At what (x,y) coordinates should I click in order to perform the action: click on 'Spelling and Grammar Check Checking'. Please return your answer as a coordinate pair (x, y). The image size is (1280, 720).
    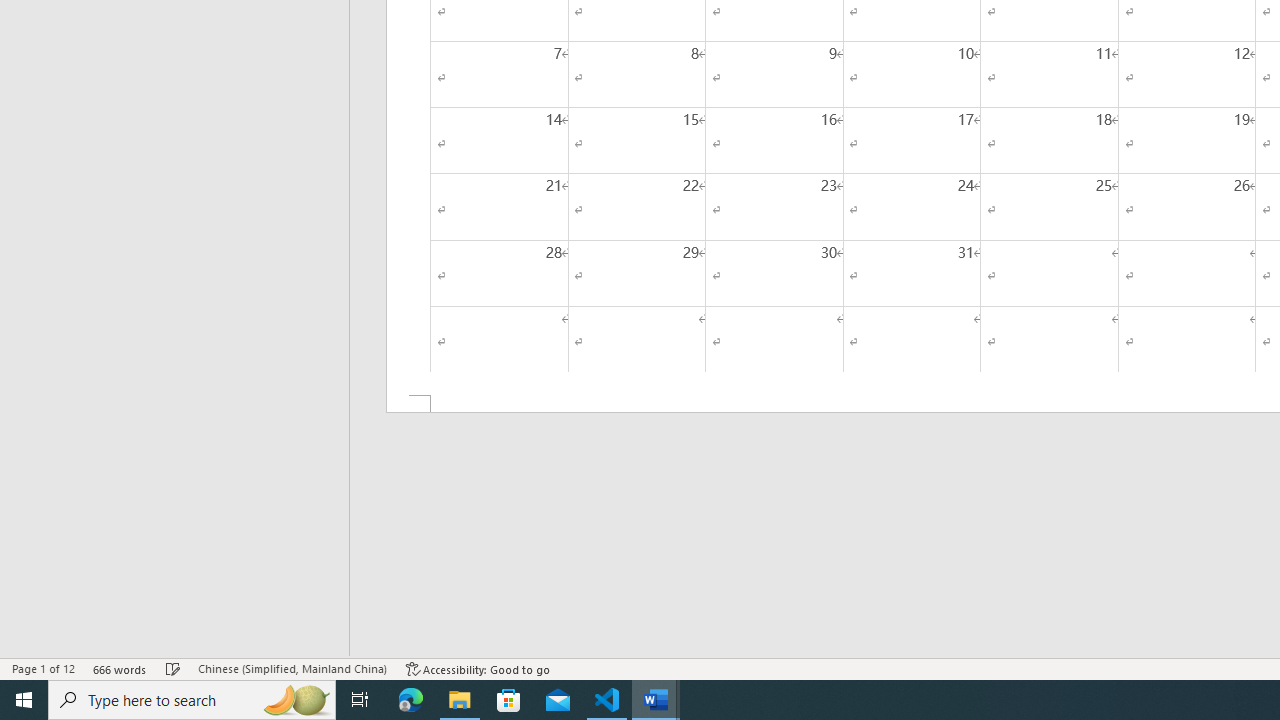
    Looking at the image, I should click on (173, 669).